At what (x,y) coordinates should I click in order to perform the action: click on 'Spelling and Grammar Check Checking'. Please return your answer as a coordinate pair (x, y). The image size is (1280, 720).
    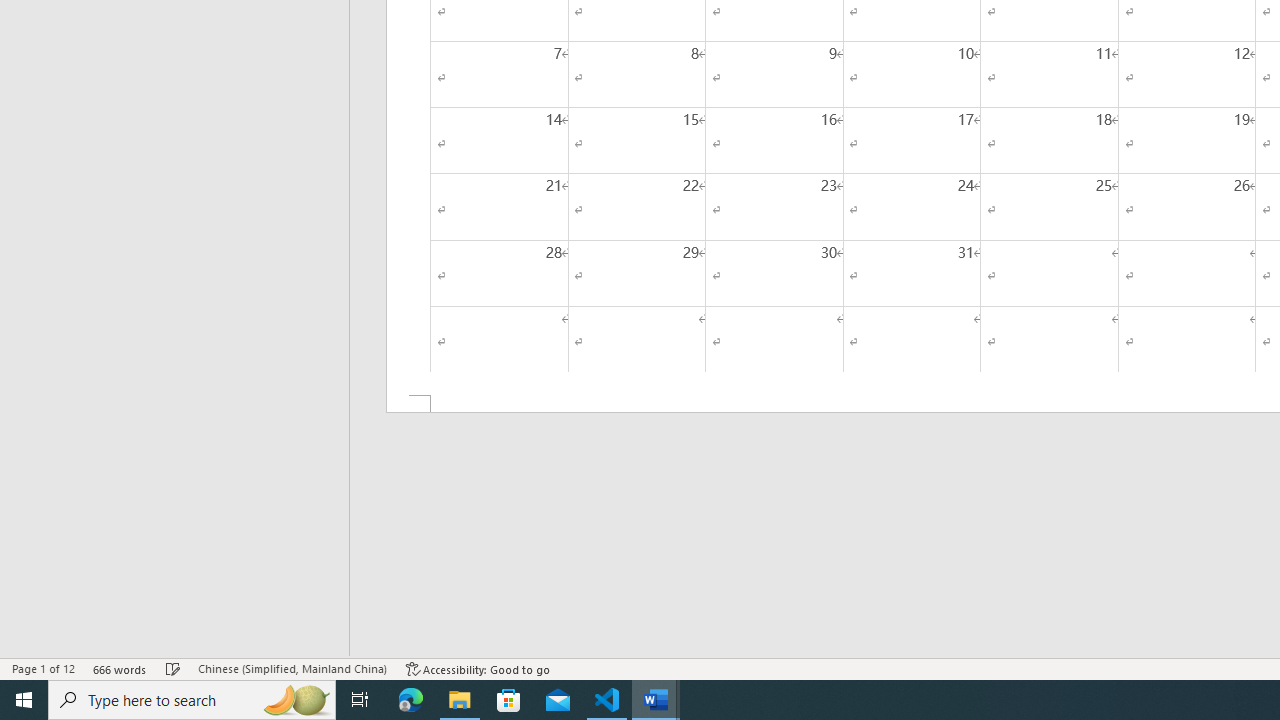
    Looking at the image, I should click on (173, 669).